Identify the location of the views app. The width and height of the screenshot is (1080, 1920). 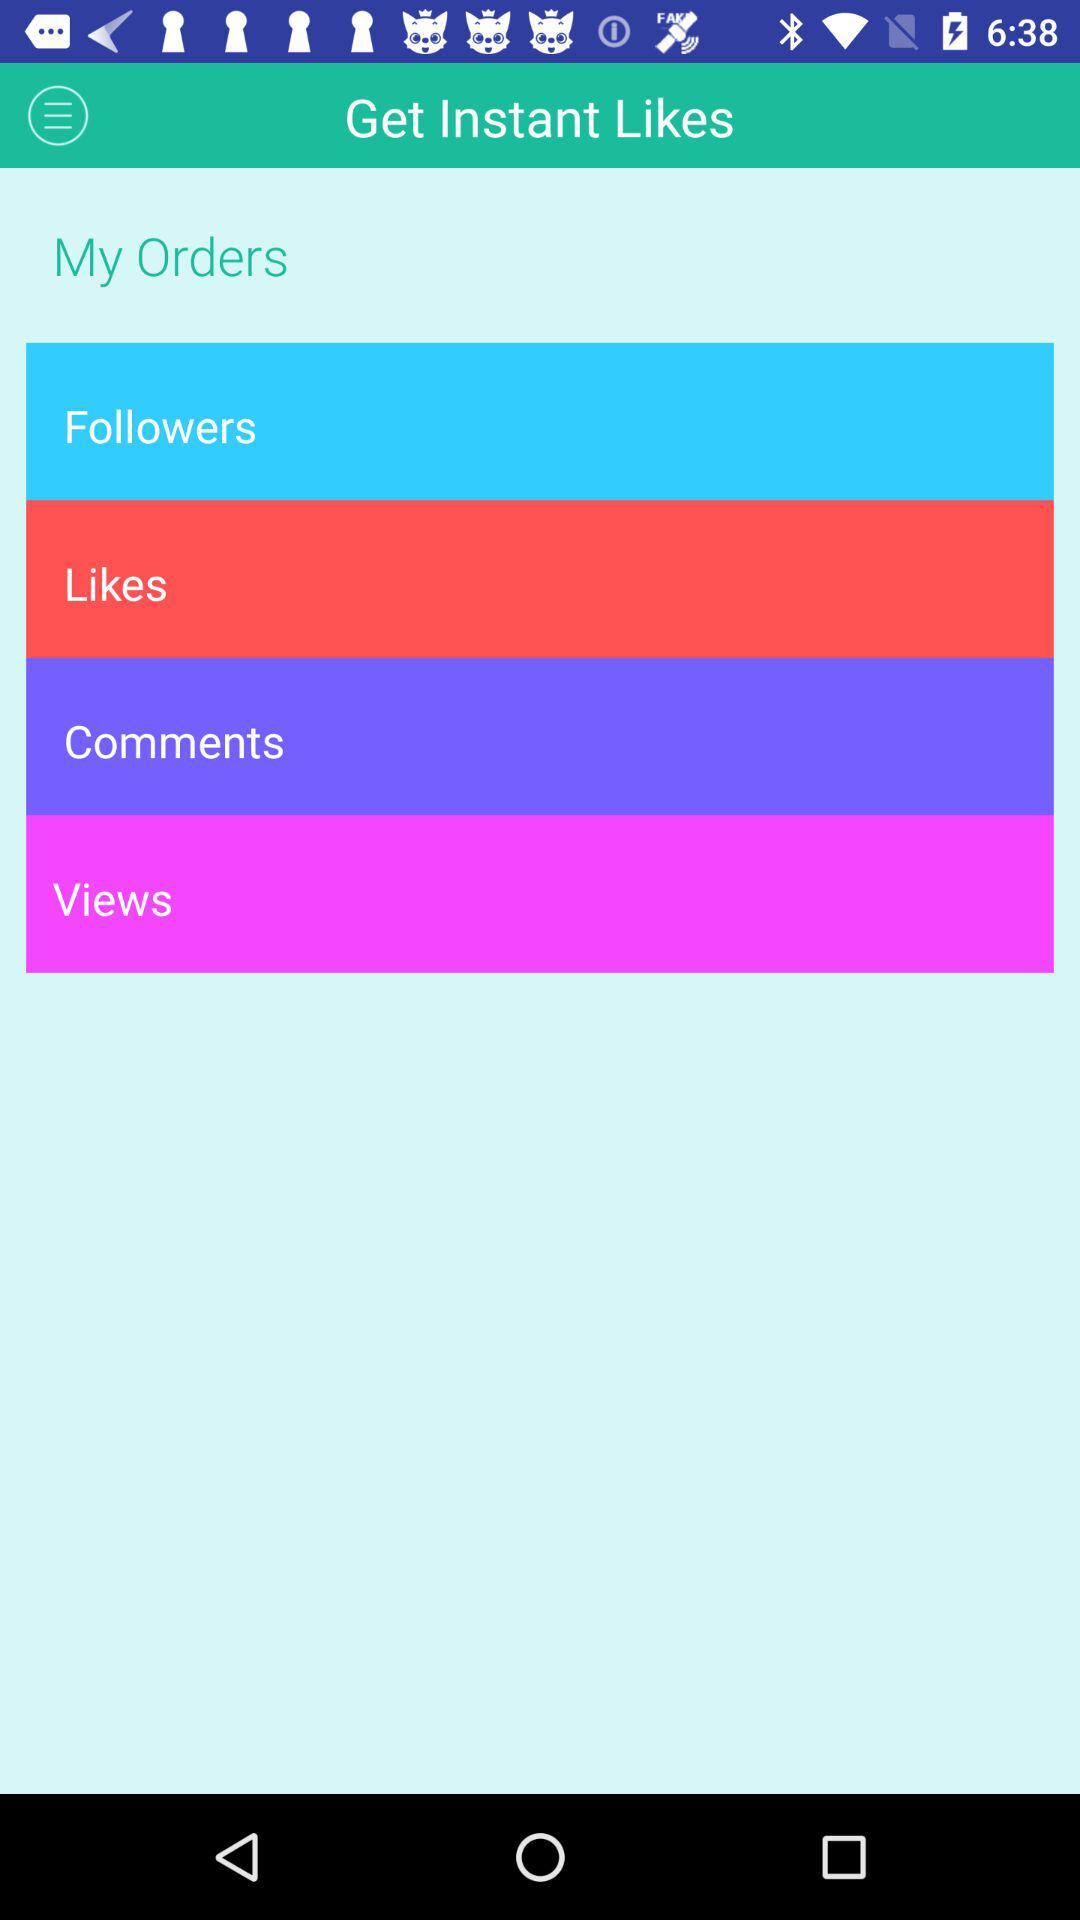
(540, 892).